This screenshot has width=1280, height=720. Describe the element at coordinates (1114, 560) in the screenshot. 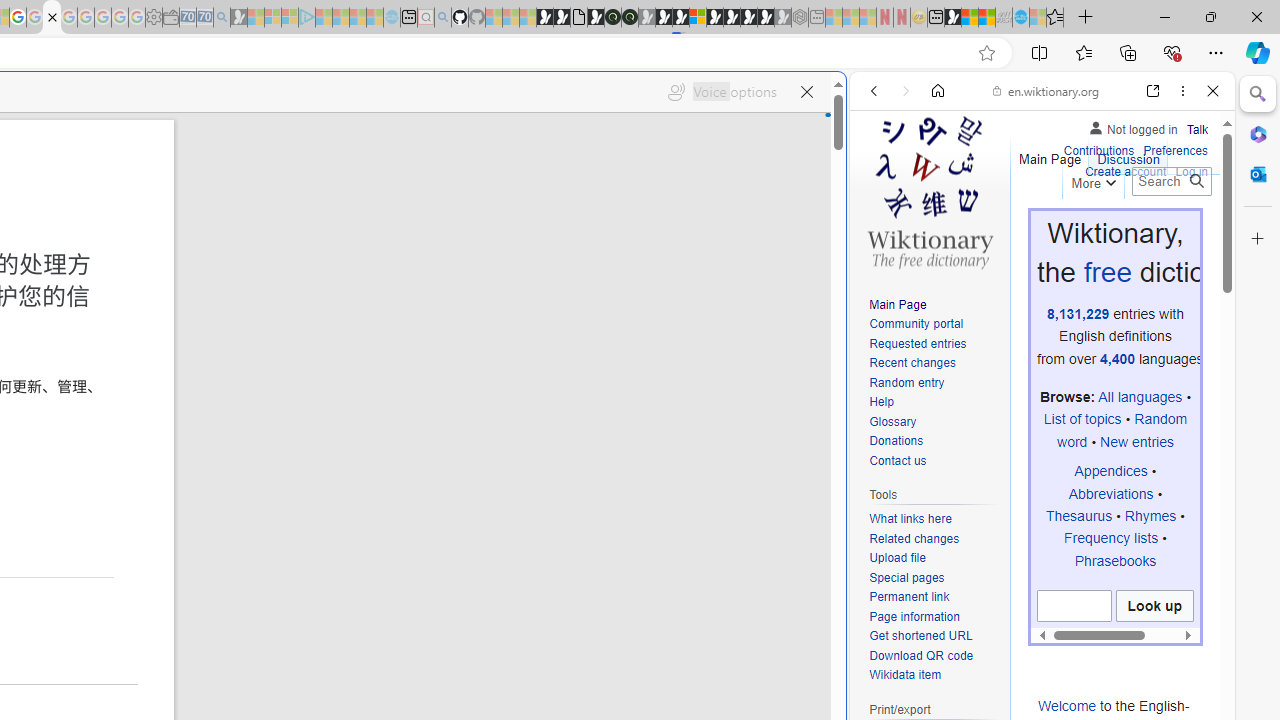

I see `'Phrasebooks'` at that location.